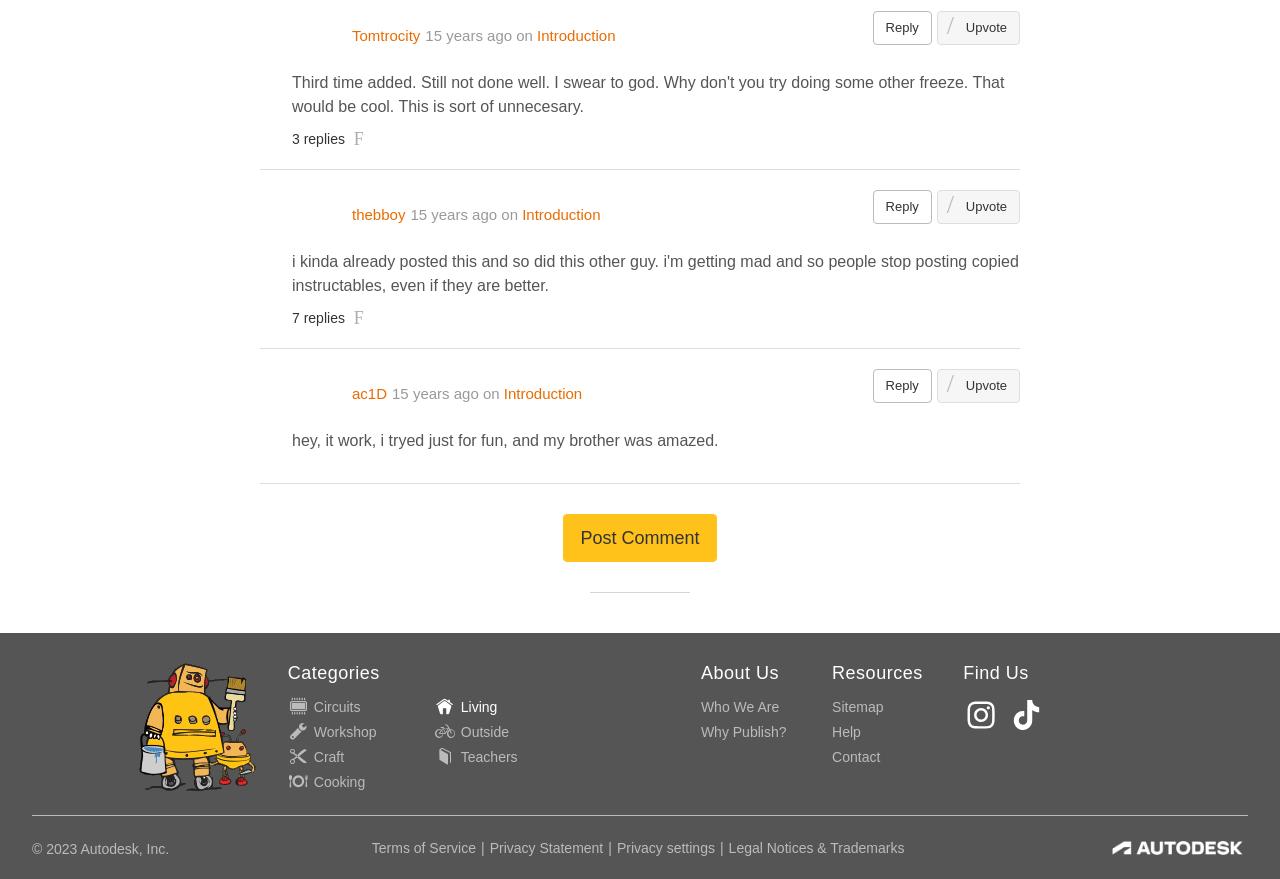 This screenshot has width=1280, height=879. Describe the element at coordinates (877, 671) in the screenshot. I see `'Resources'` at that location.